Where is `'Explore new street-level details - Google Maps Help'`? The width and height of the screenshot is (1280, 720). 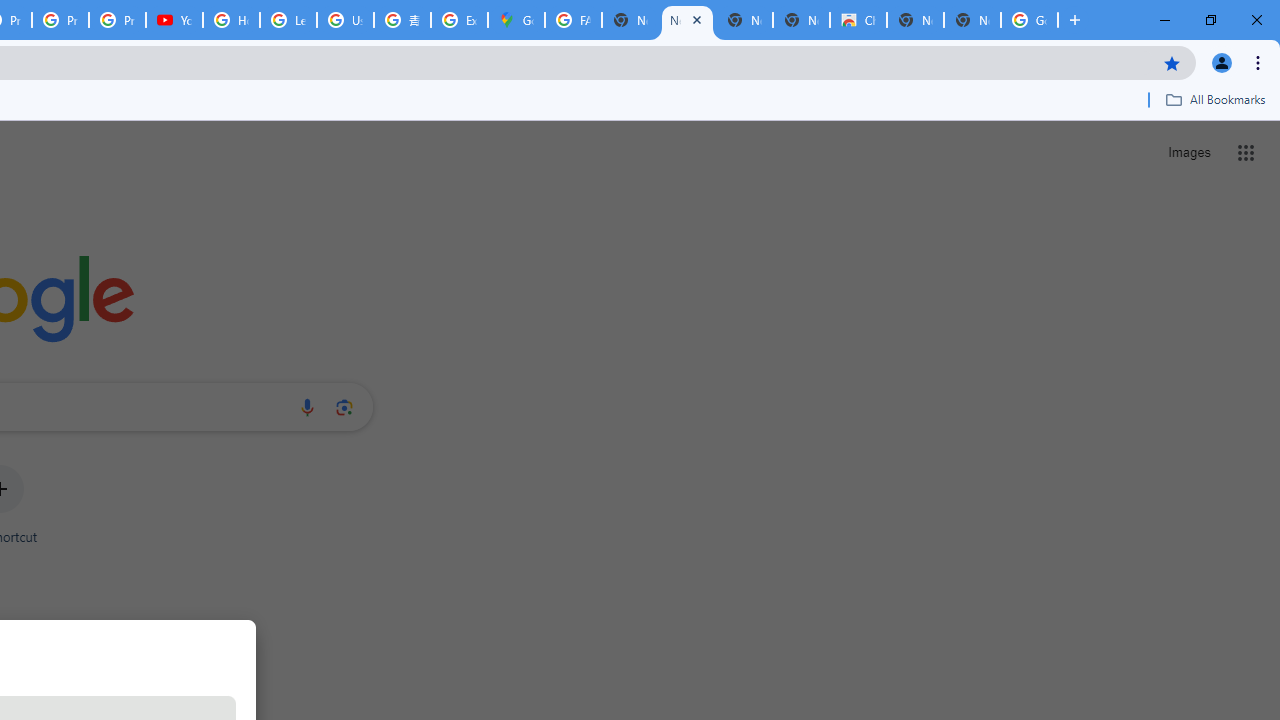
'Explore new street-level details - Google Maps Help' is located at coordinates (458, 20).